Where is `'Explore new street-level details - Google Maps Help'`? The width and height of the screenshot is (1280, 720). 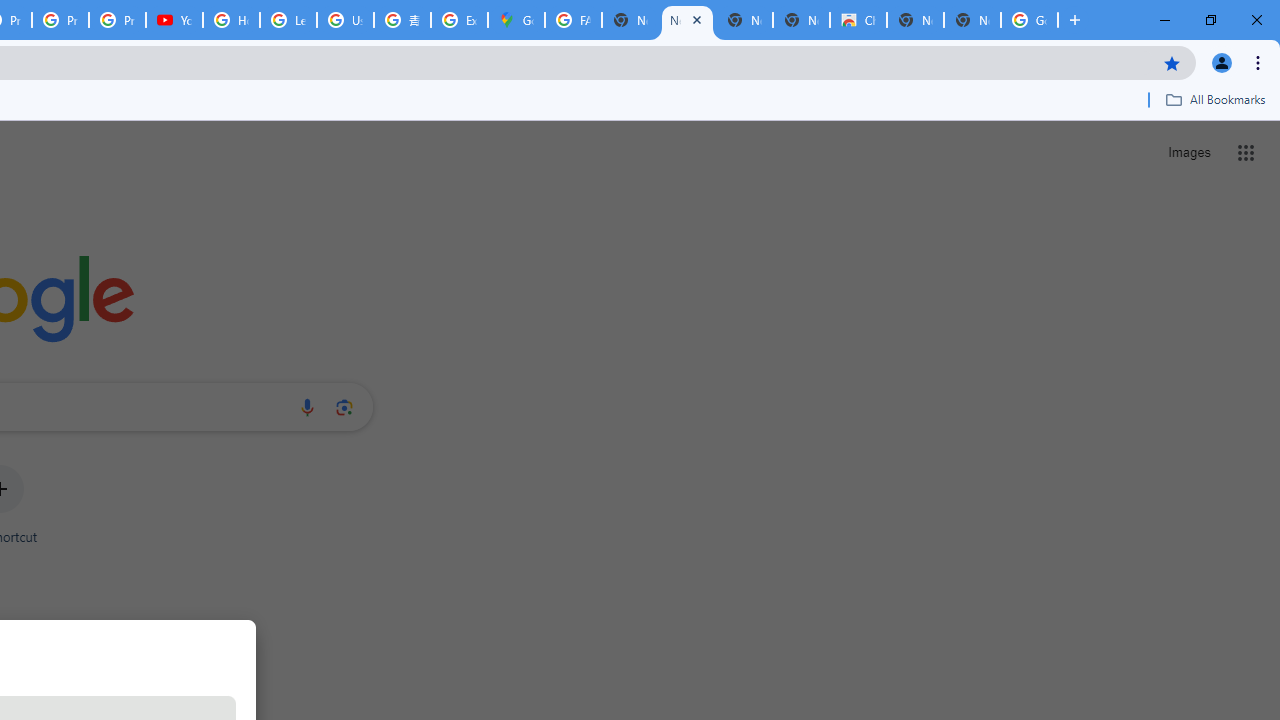
'Explore new street-level details - Google Maps Help' is located at coordinates (458, 20).